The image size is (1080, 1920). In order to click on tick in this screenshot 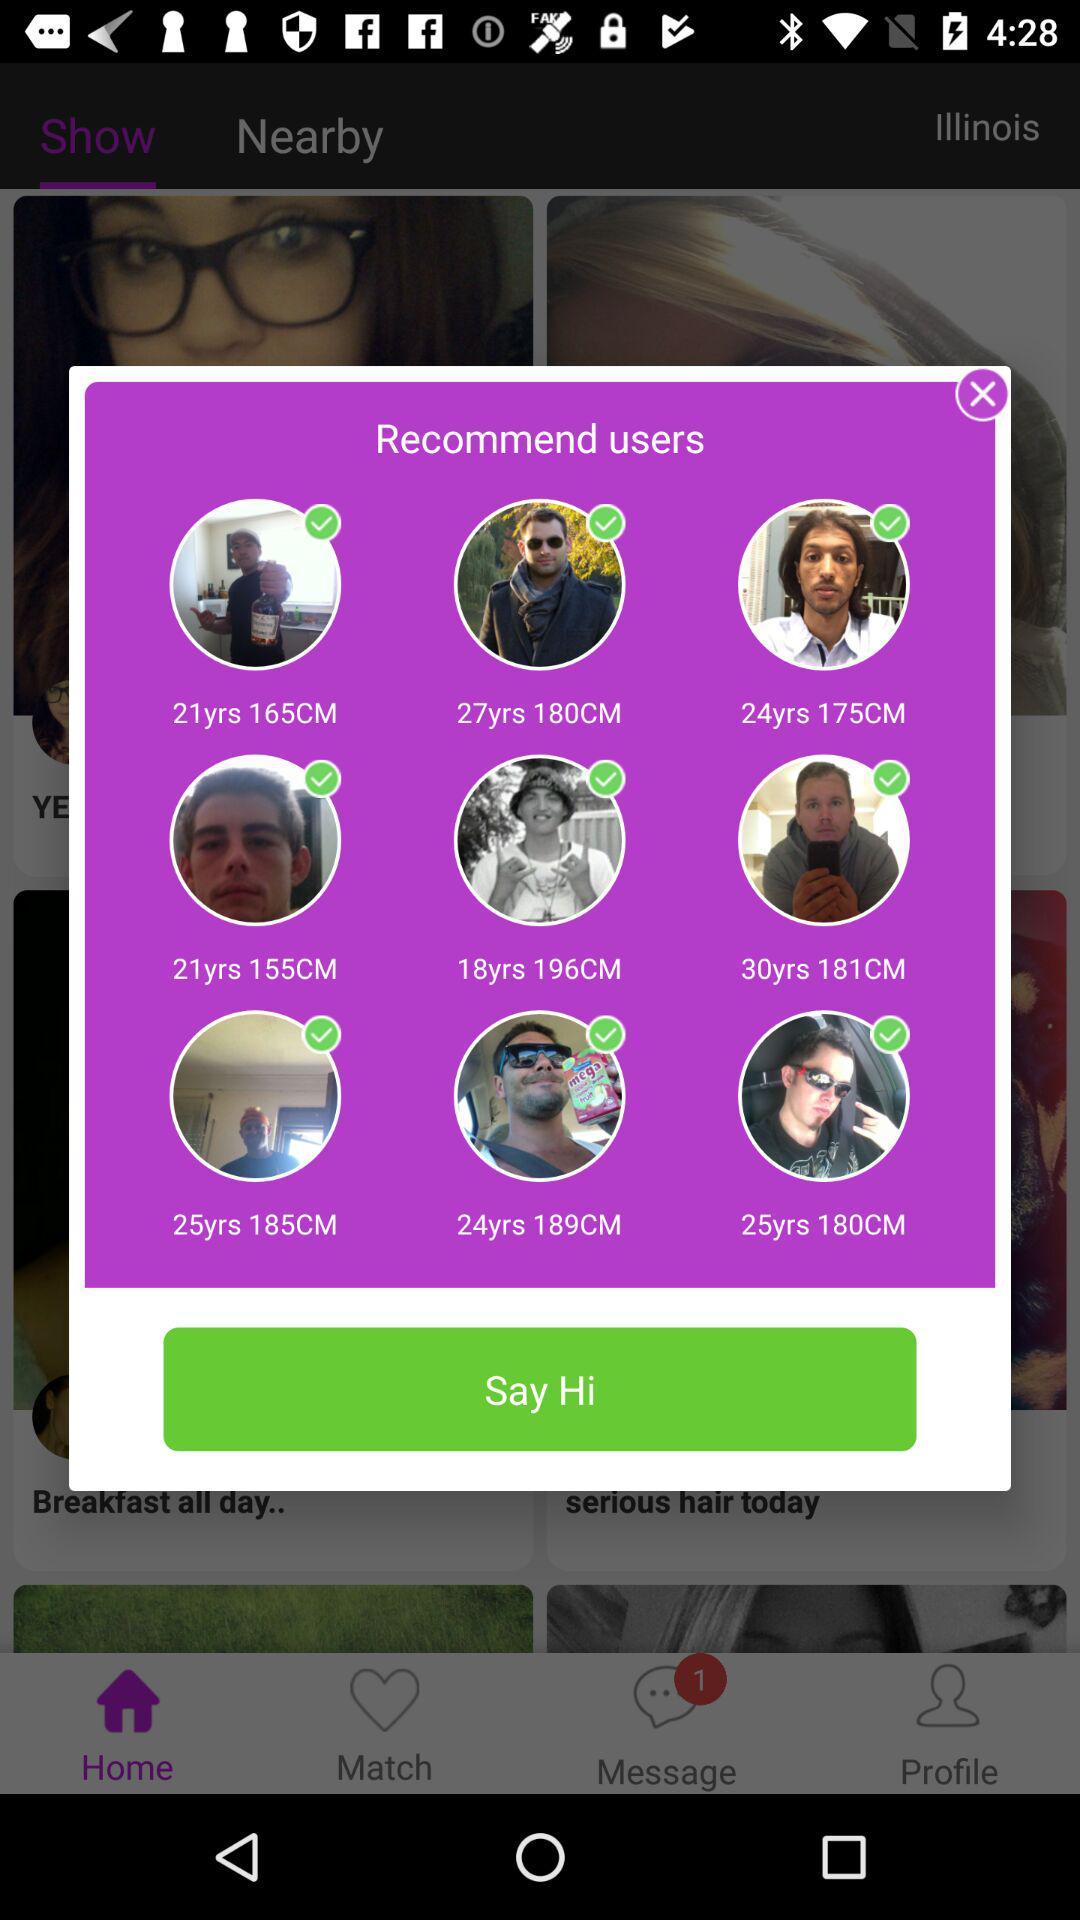, I will do `click(888, 778)`.